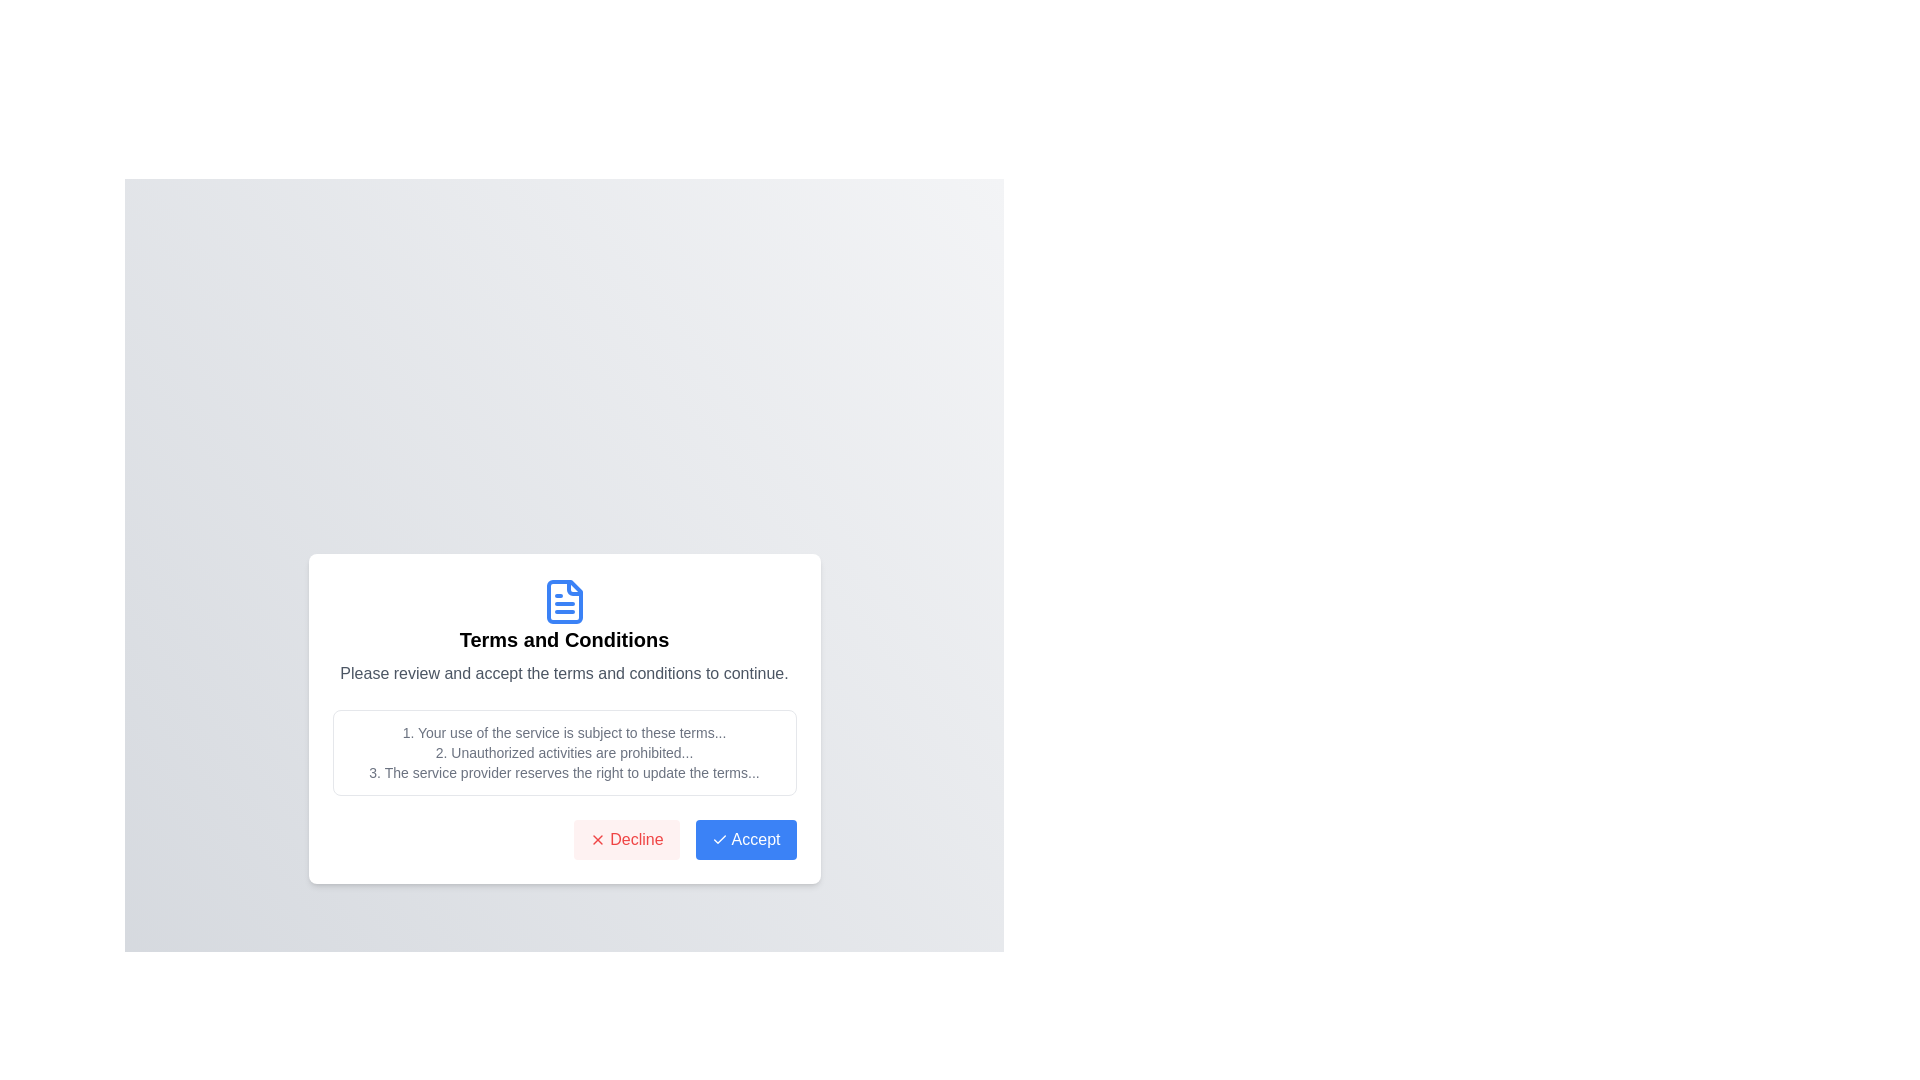 The height and width of the screenshot is (1080, 1920). Describe the element at coordinates (745, 840) in the screenshot. I see `the blue 'Accept' button with a white checkmark icon and white text, located at the bottom-right corner of the 'Terms and Conditions' card` at that location.